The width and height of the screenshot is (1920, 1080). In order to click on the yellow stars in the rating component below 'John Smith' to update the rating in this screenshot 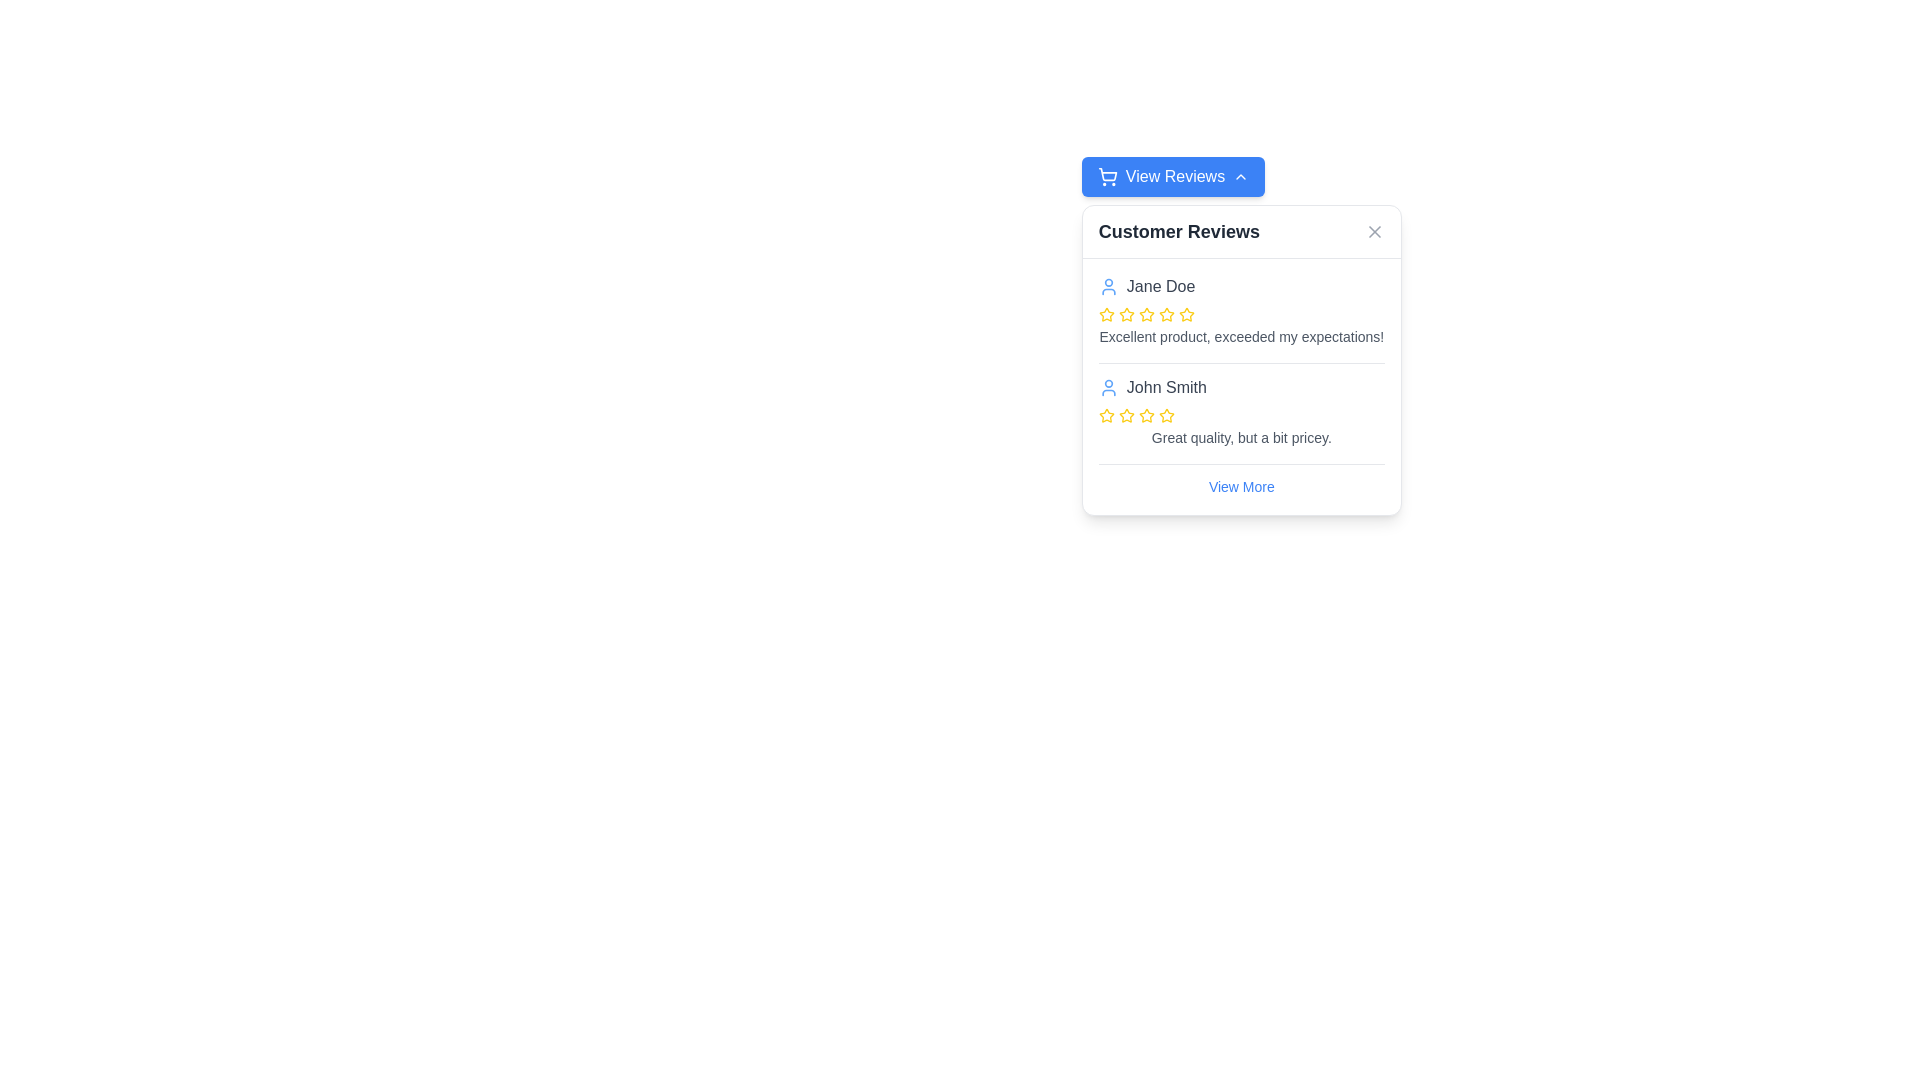, I will do `click(1240, 415)`.